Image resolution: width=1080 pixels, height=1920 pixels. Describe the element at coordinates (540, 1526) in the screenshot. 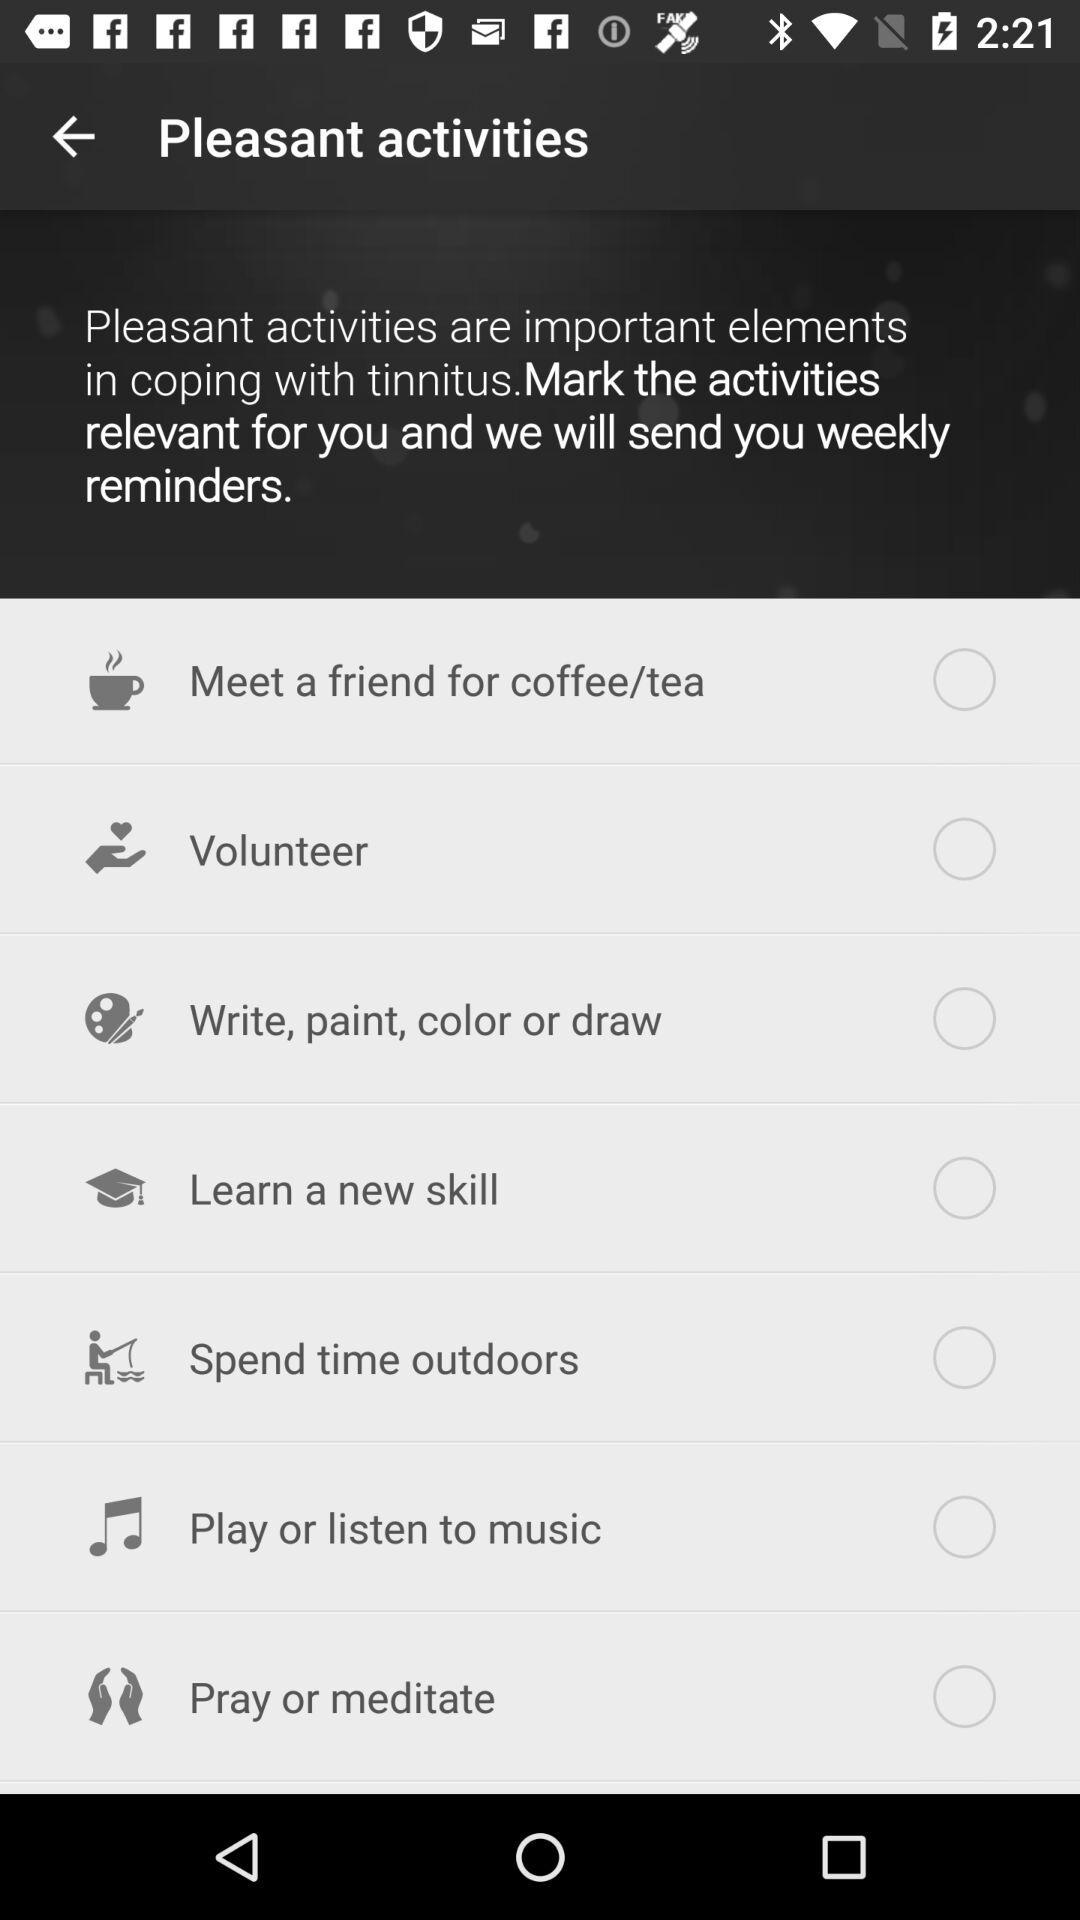

I see `the icon above the pray or meditate item` at that location.